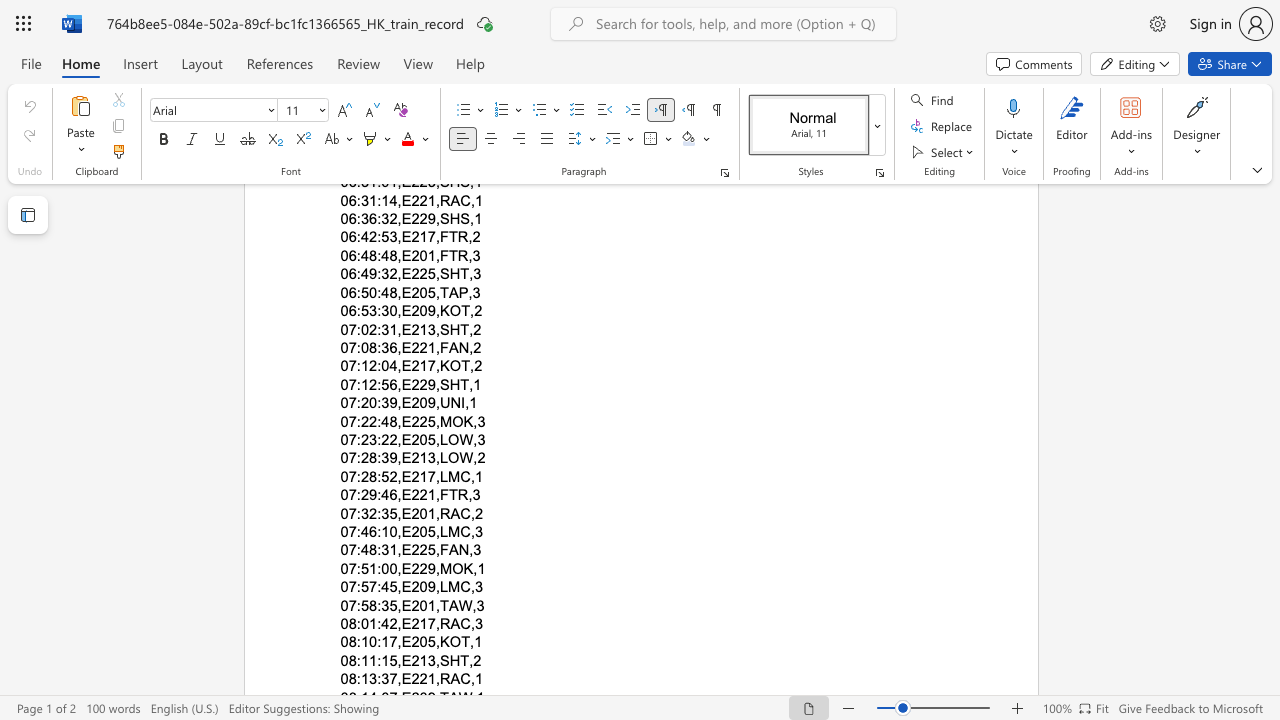 Image resolution: width=1280 pixels, height=720 pixels. What do you see at coordinates (348, 495) in the screenshot?
I see `the space between the continuous character "0" and "7" in the text` at bounding box center [348, 495].